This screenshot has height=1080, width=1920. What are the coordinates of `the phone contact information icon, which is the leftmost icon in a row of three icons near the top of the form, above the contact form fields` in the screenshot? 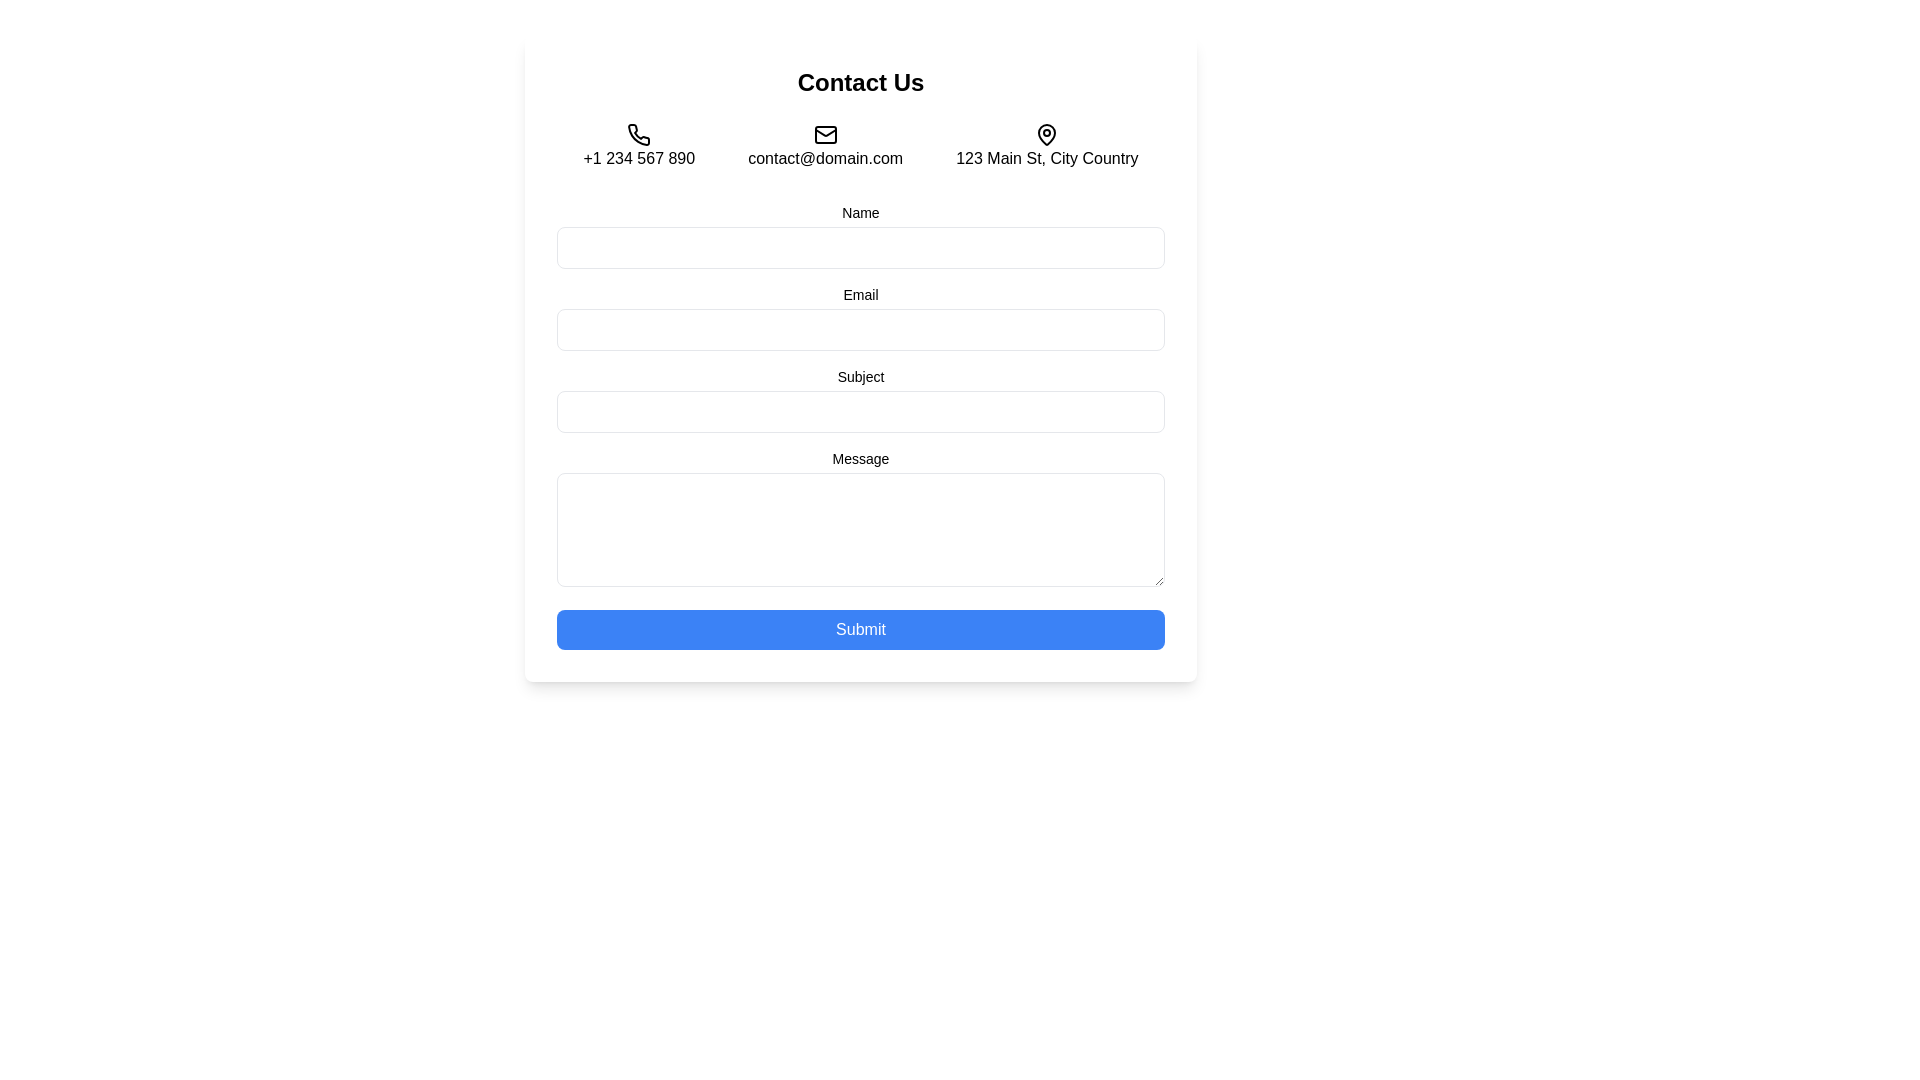 It's located at (638, 135).